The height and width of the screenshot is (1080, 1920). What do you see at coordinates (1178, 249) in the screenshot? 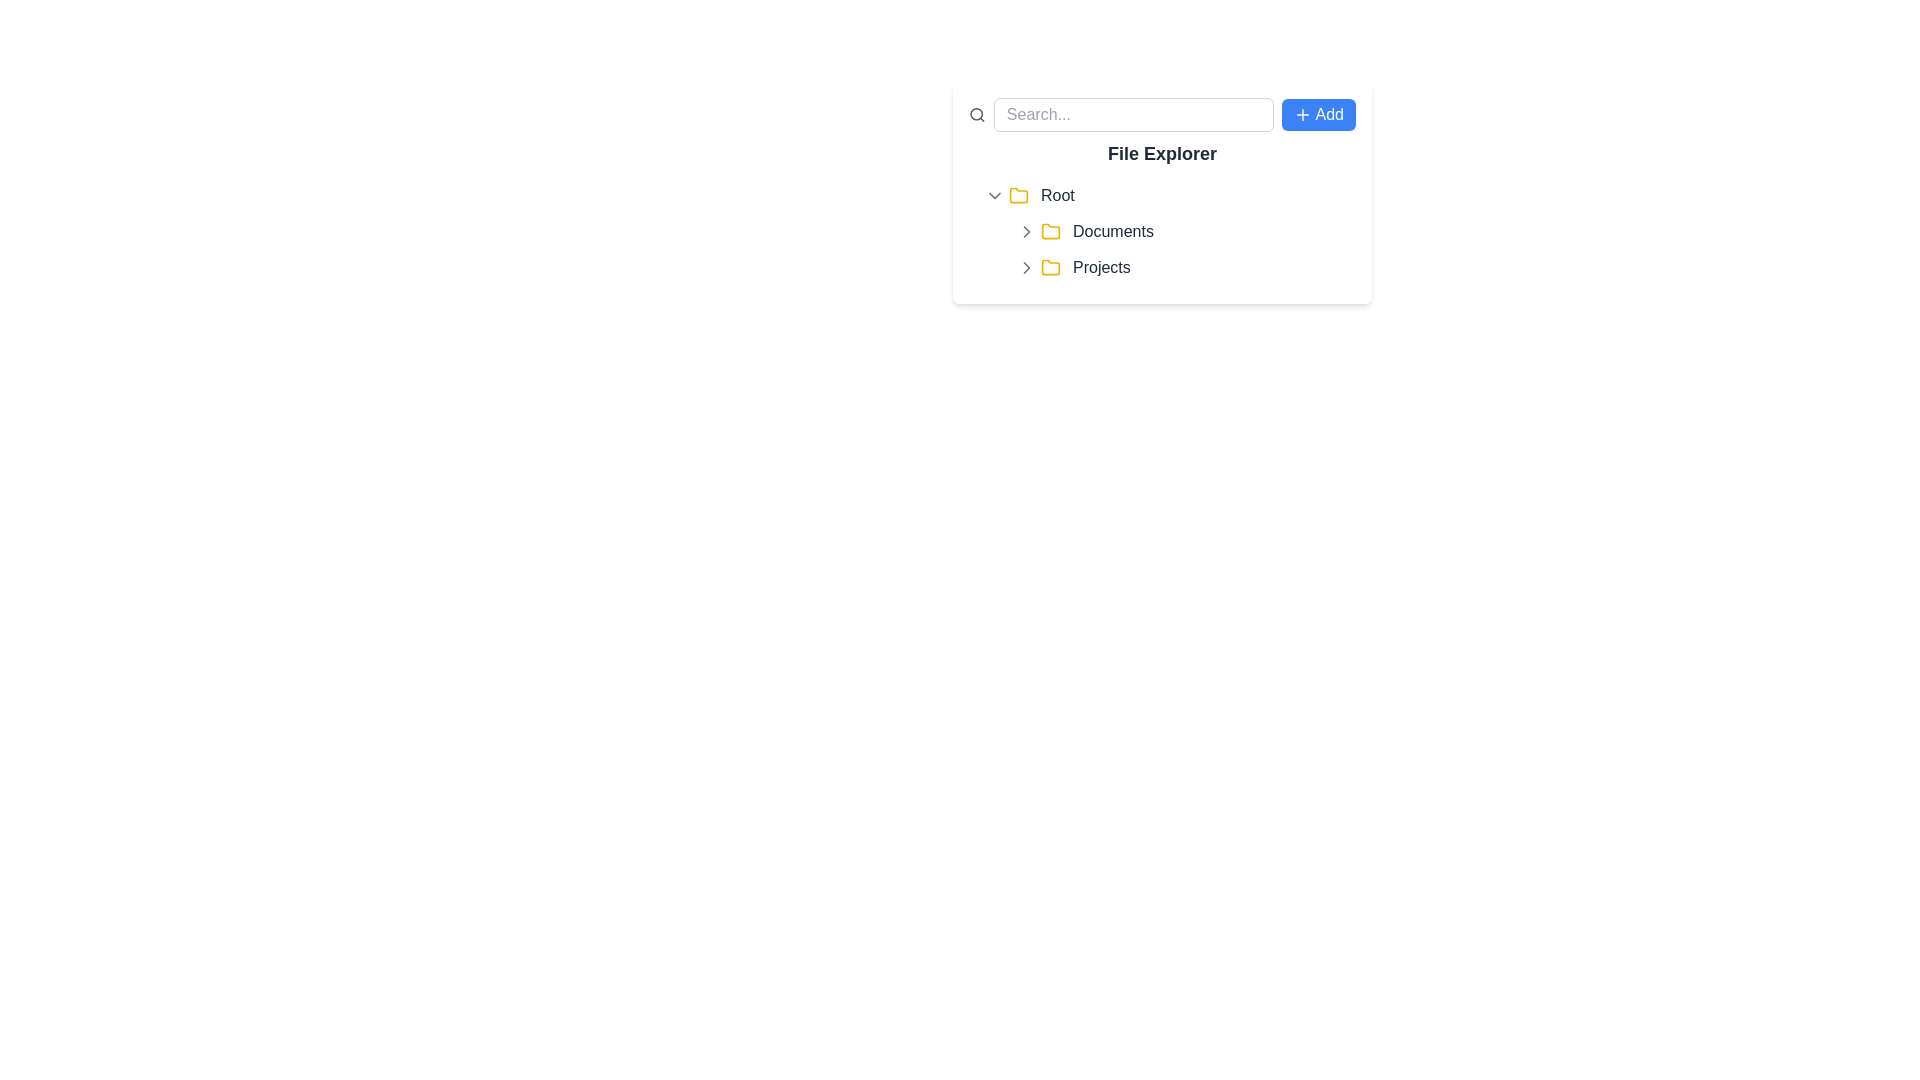
I see `the 'Documents' or 'Projects' category in the navigation list` at bounding box center [1178, 249].